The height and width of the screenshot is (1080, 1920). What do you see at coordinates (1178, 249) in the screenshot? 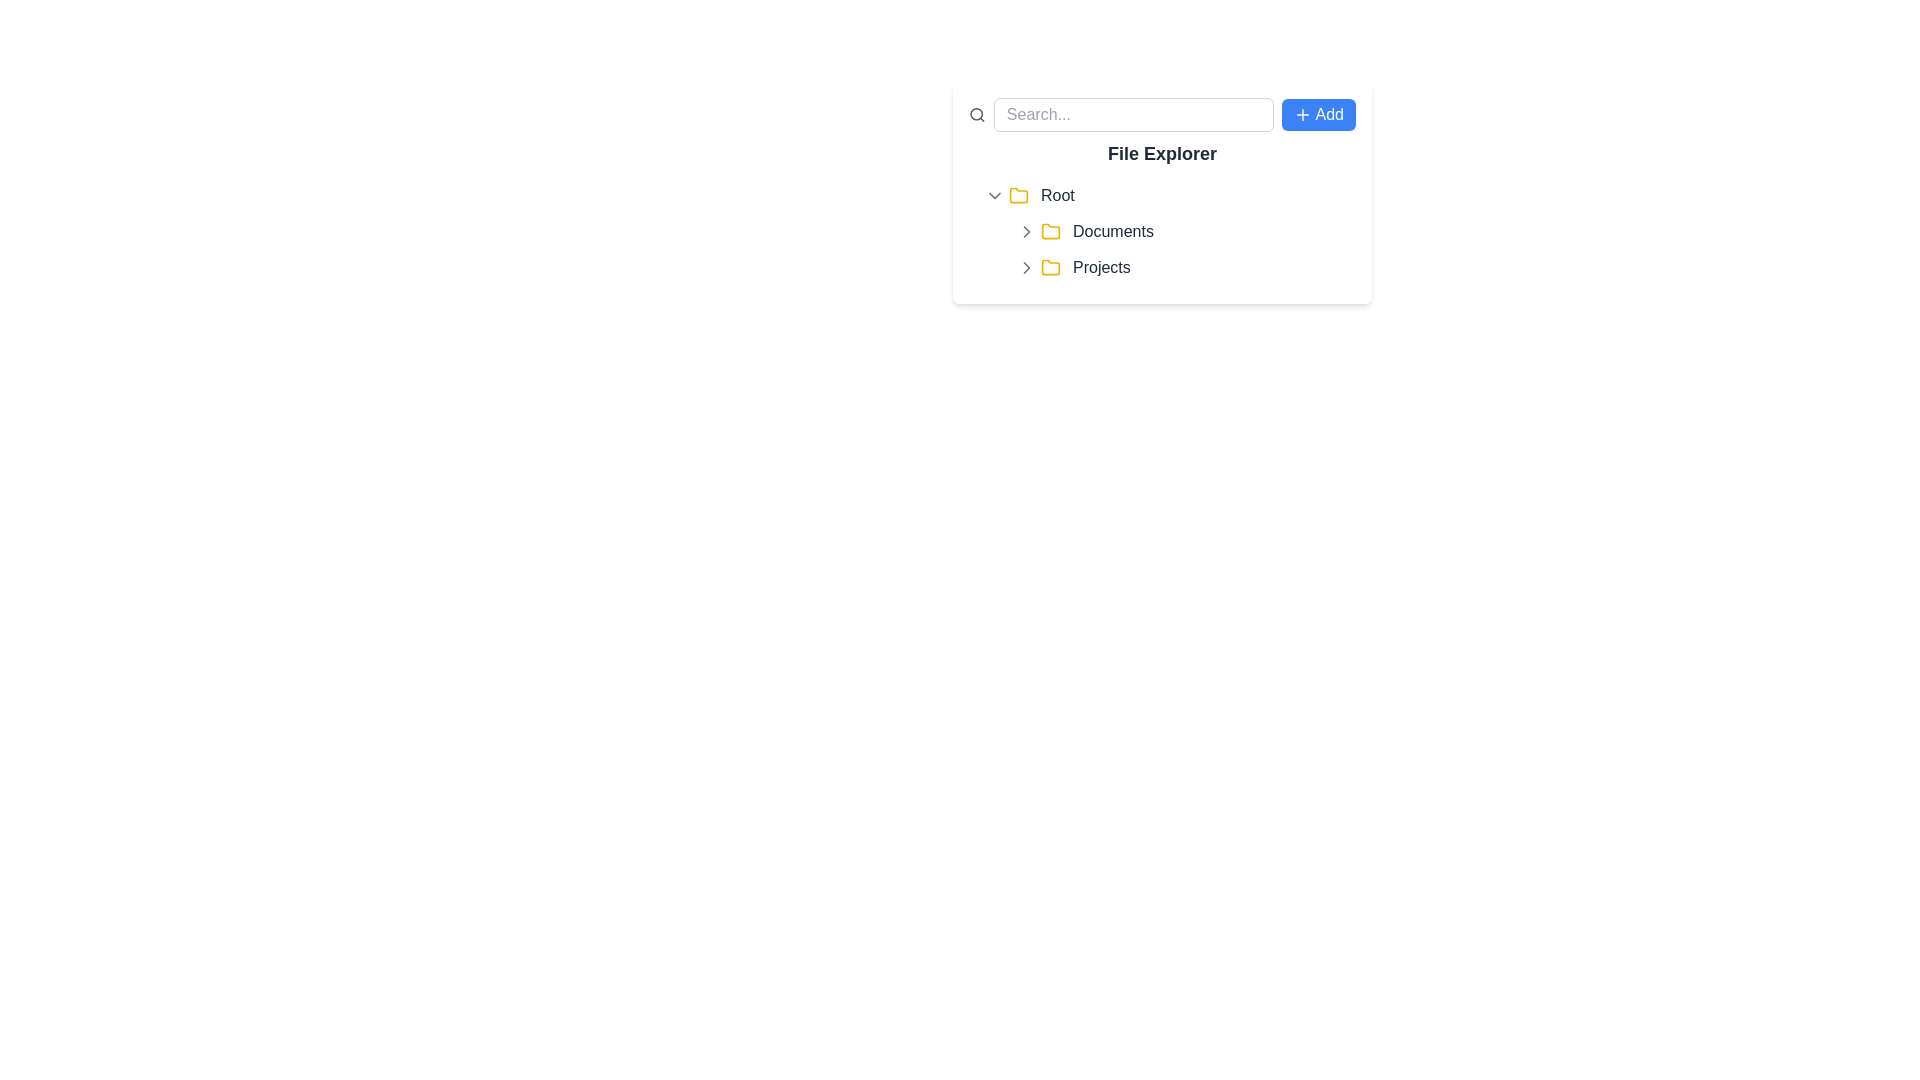
I see `the 'Documents' or 'Projects' category in the navigation list` at bounding box center [1178, 249].